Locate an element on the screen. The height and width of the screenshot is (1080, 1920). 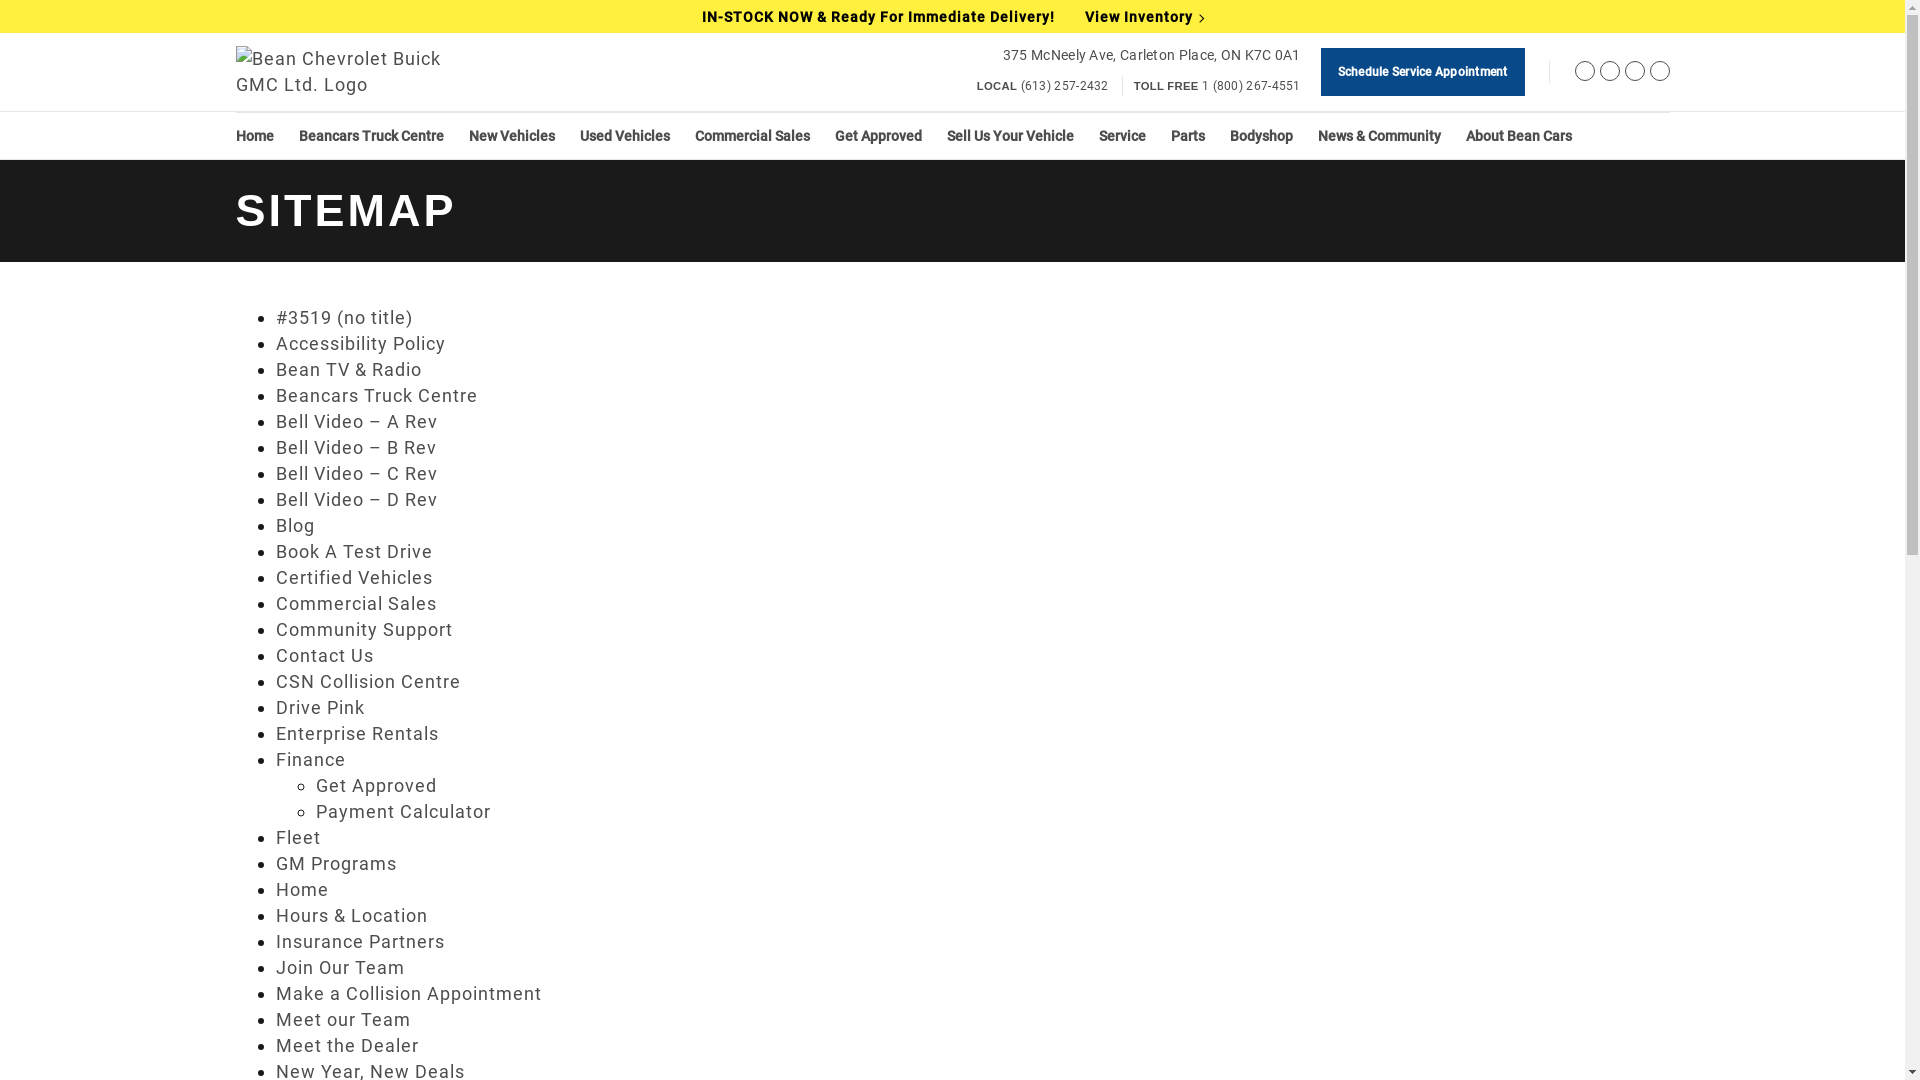
'Join Our Team' is located at coordinates (274, 966).